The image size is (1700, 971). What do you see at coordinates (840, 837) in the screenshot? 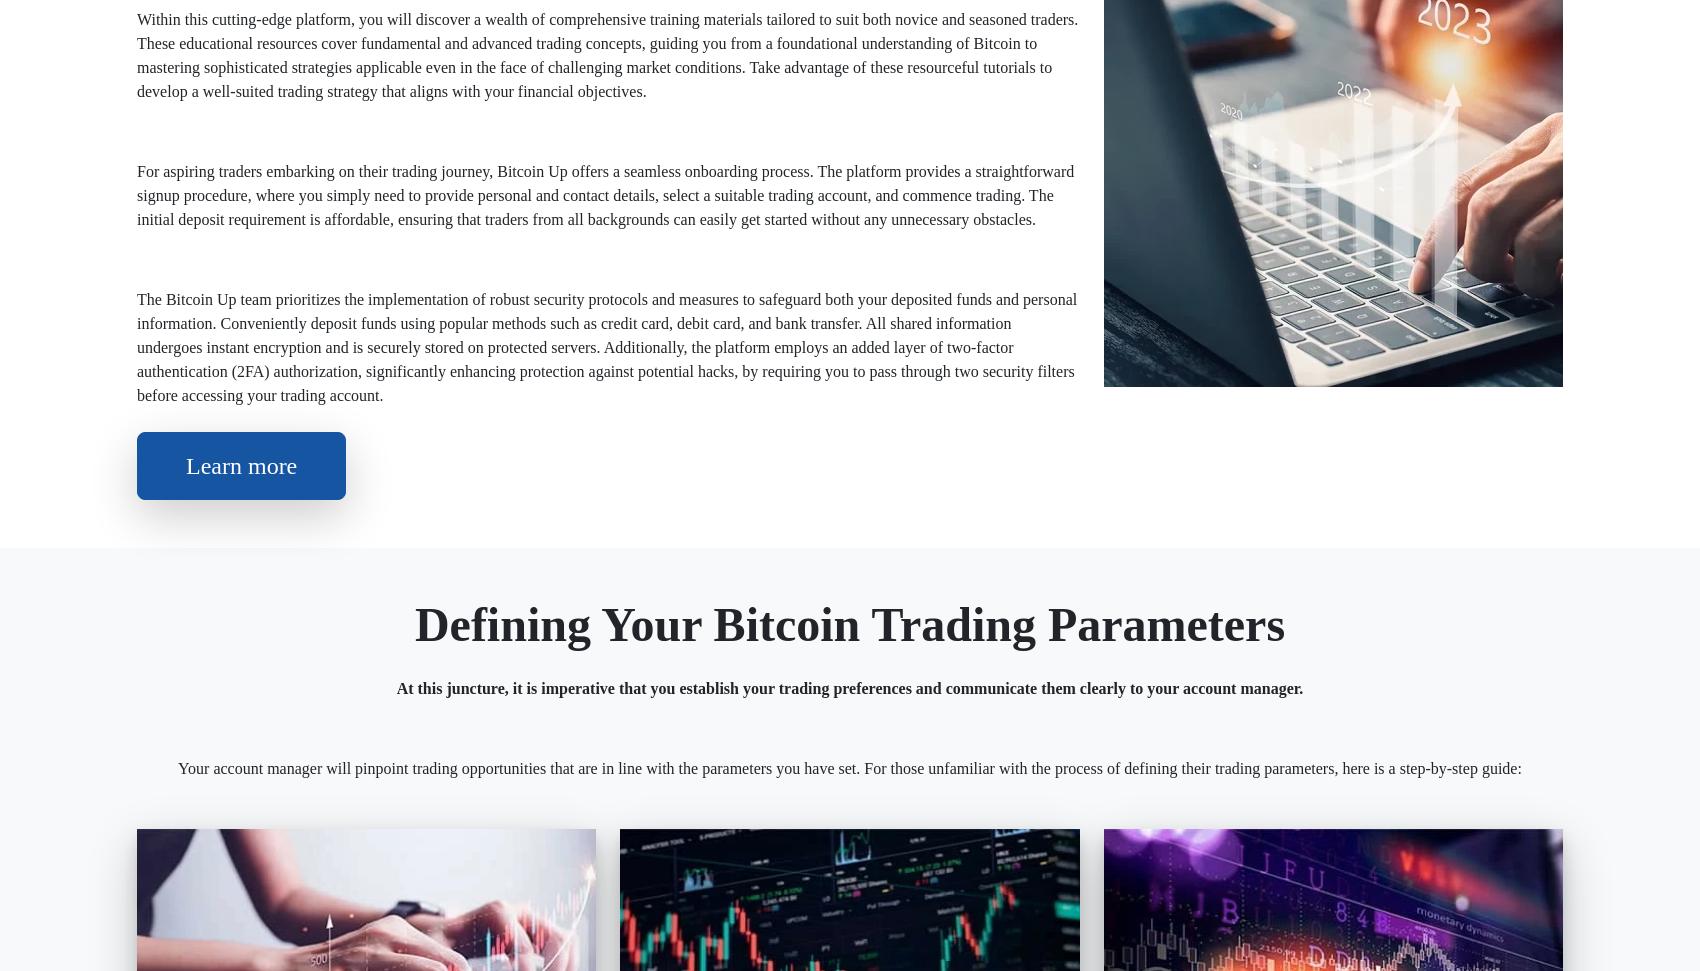
I see `'Carefully read the Terms & Conditions and Disclaimer page of the third-party investor platform before investing. Users must be cognizant of their individual capital gain tax liability in their country of residence. It is against the law to solicit United States persons to buy and sell commodity options, even if they are called ‘prediction' contracts unless they are listed for trading and traded on a CFTC-registered exchange or unless legally exempt.'` at bounding box center [840, 837].